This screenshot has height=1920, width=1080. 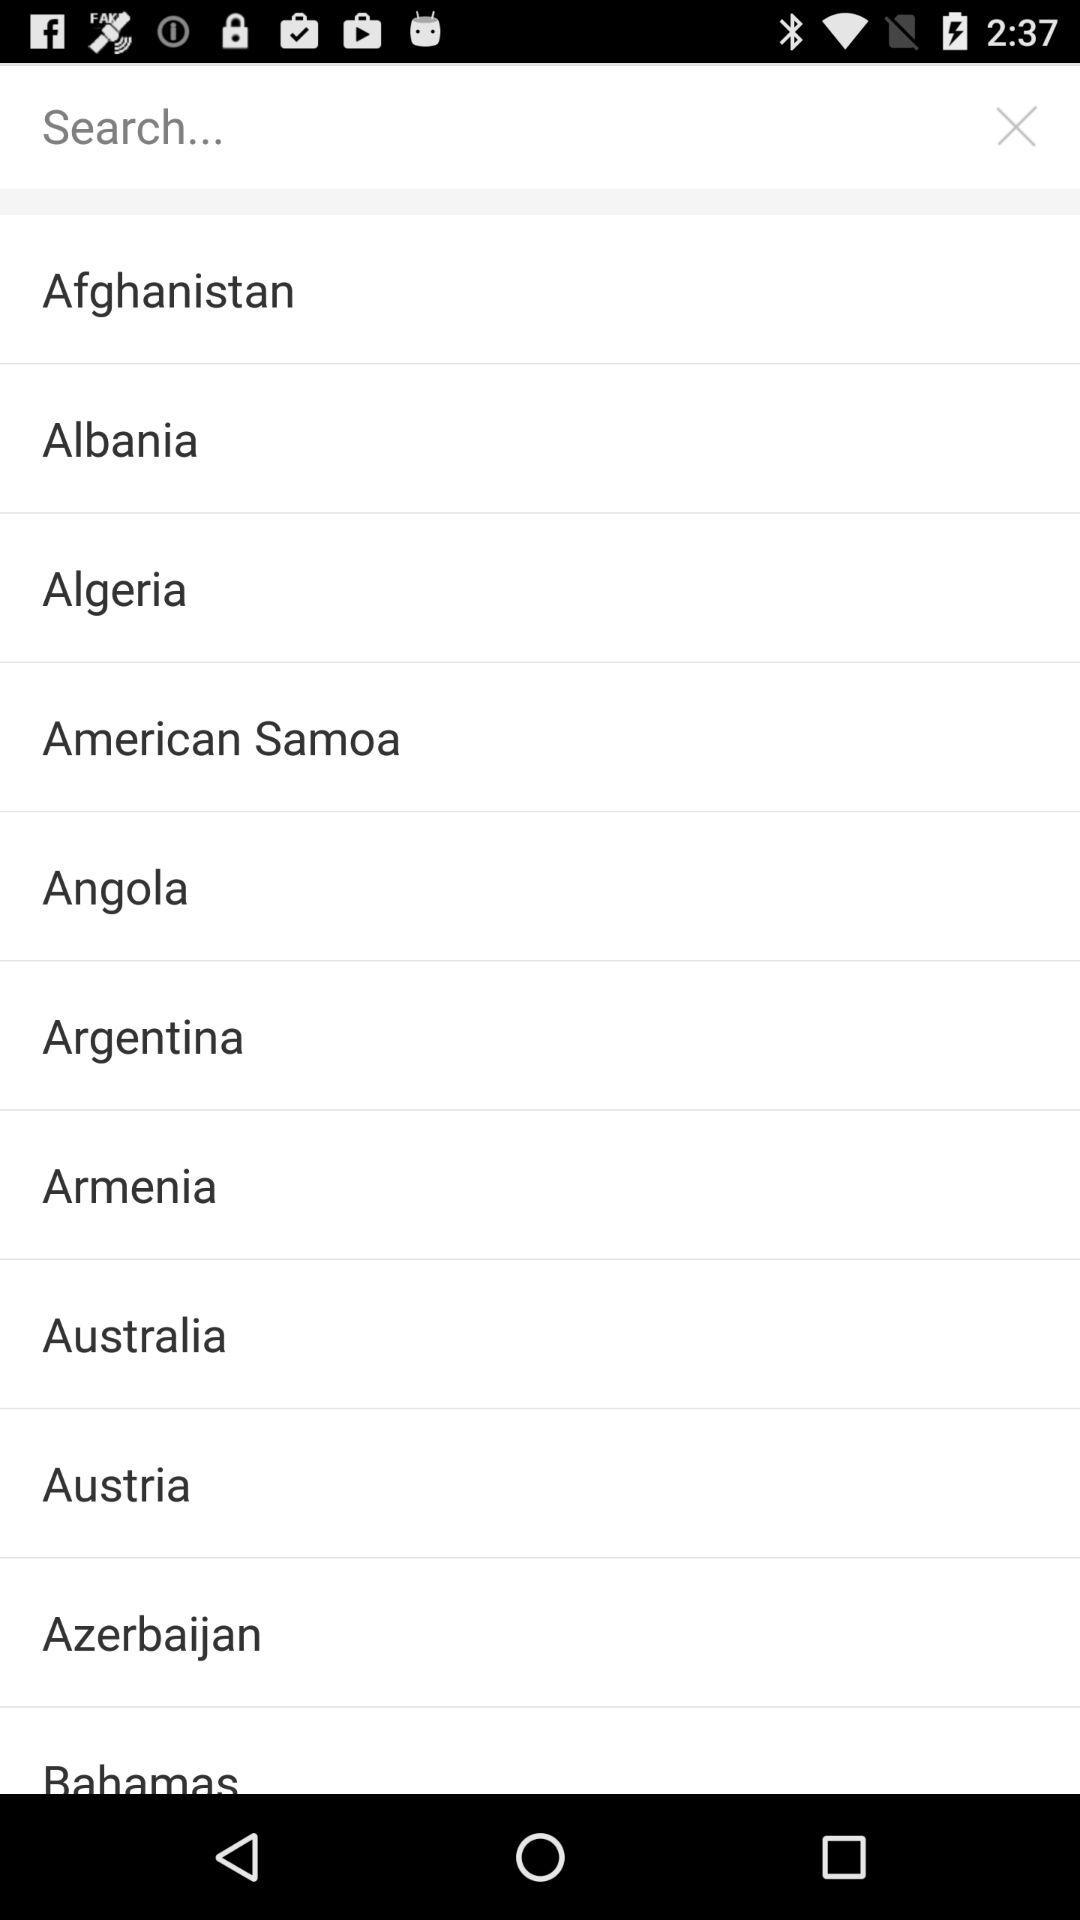 I want to click on the item above bahamas checkbox, so click(x=540, y=1632).